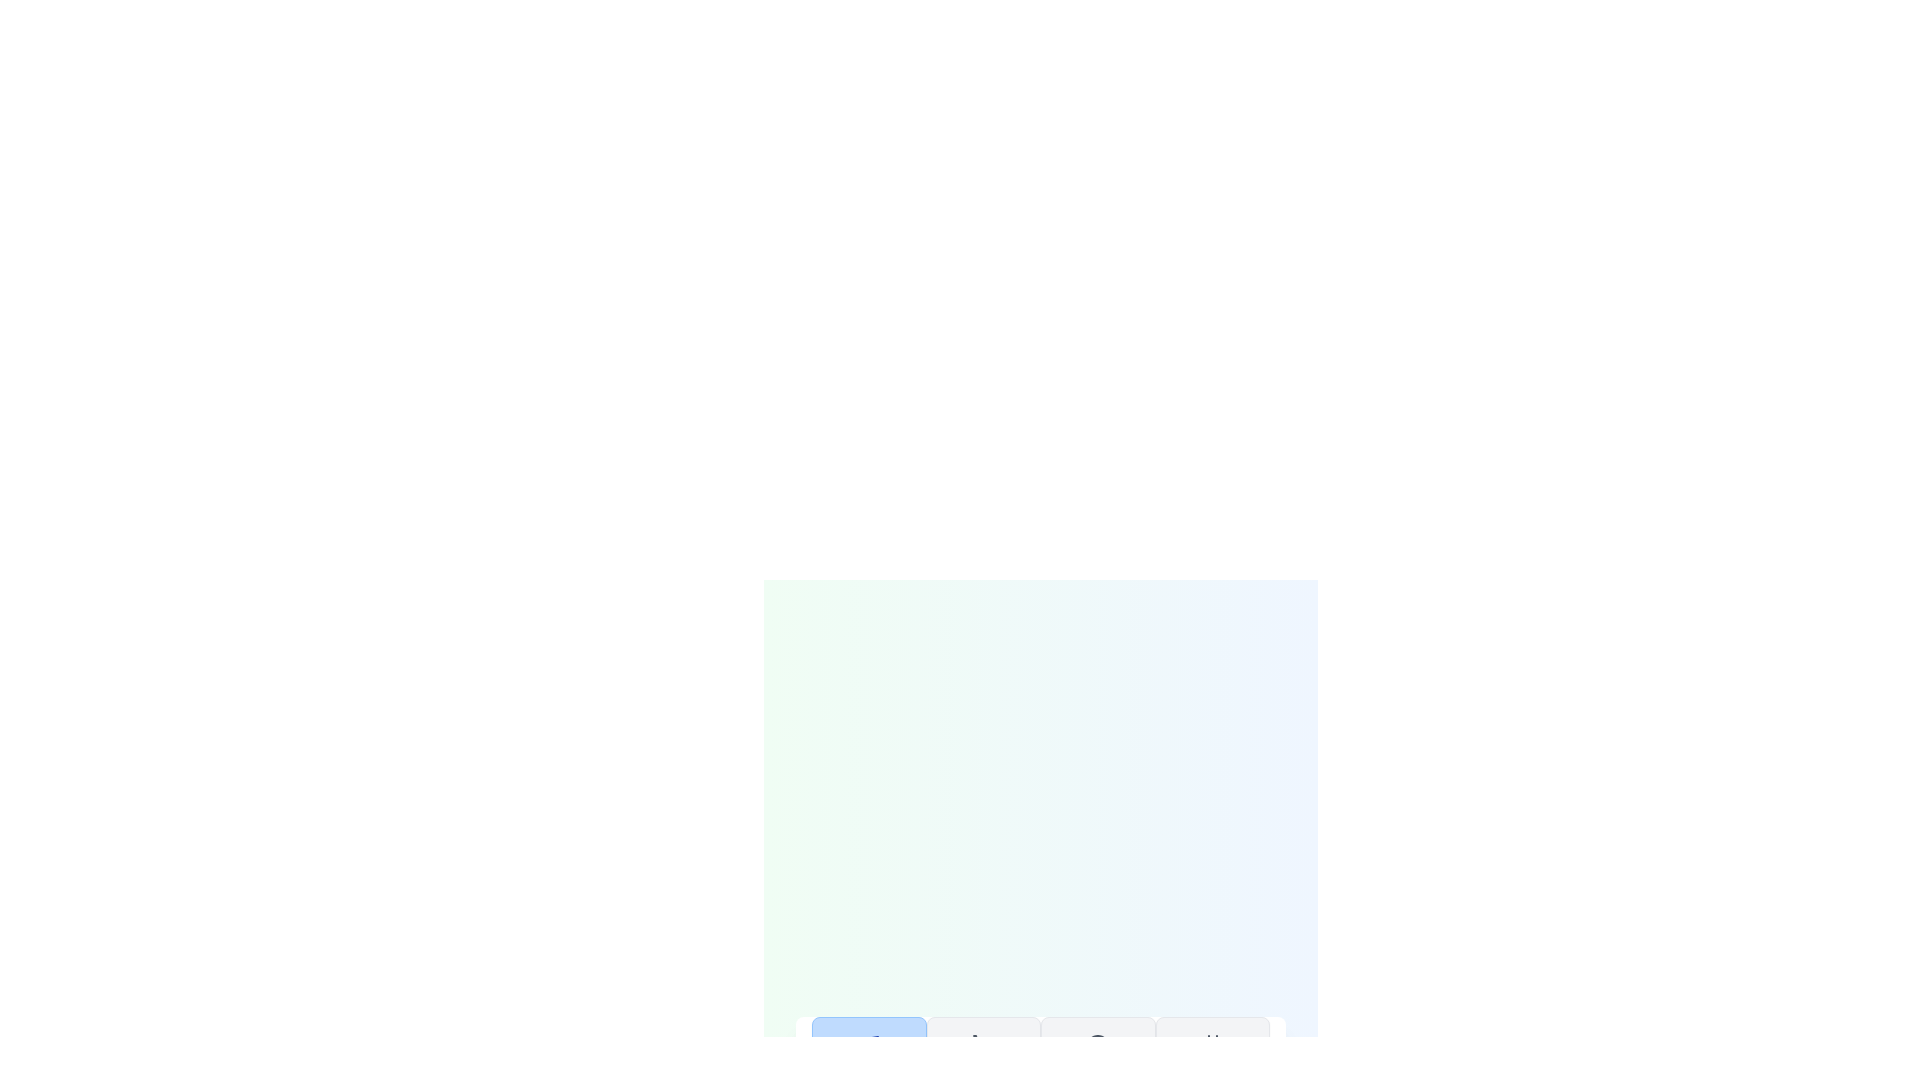  Describe the element at coordinates (869, 1062) in the screenshot. I see `the tab labeled Music` at that location.